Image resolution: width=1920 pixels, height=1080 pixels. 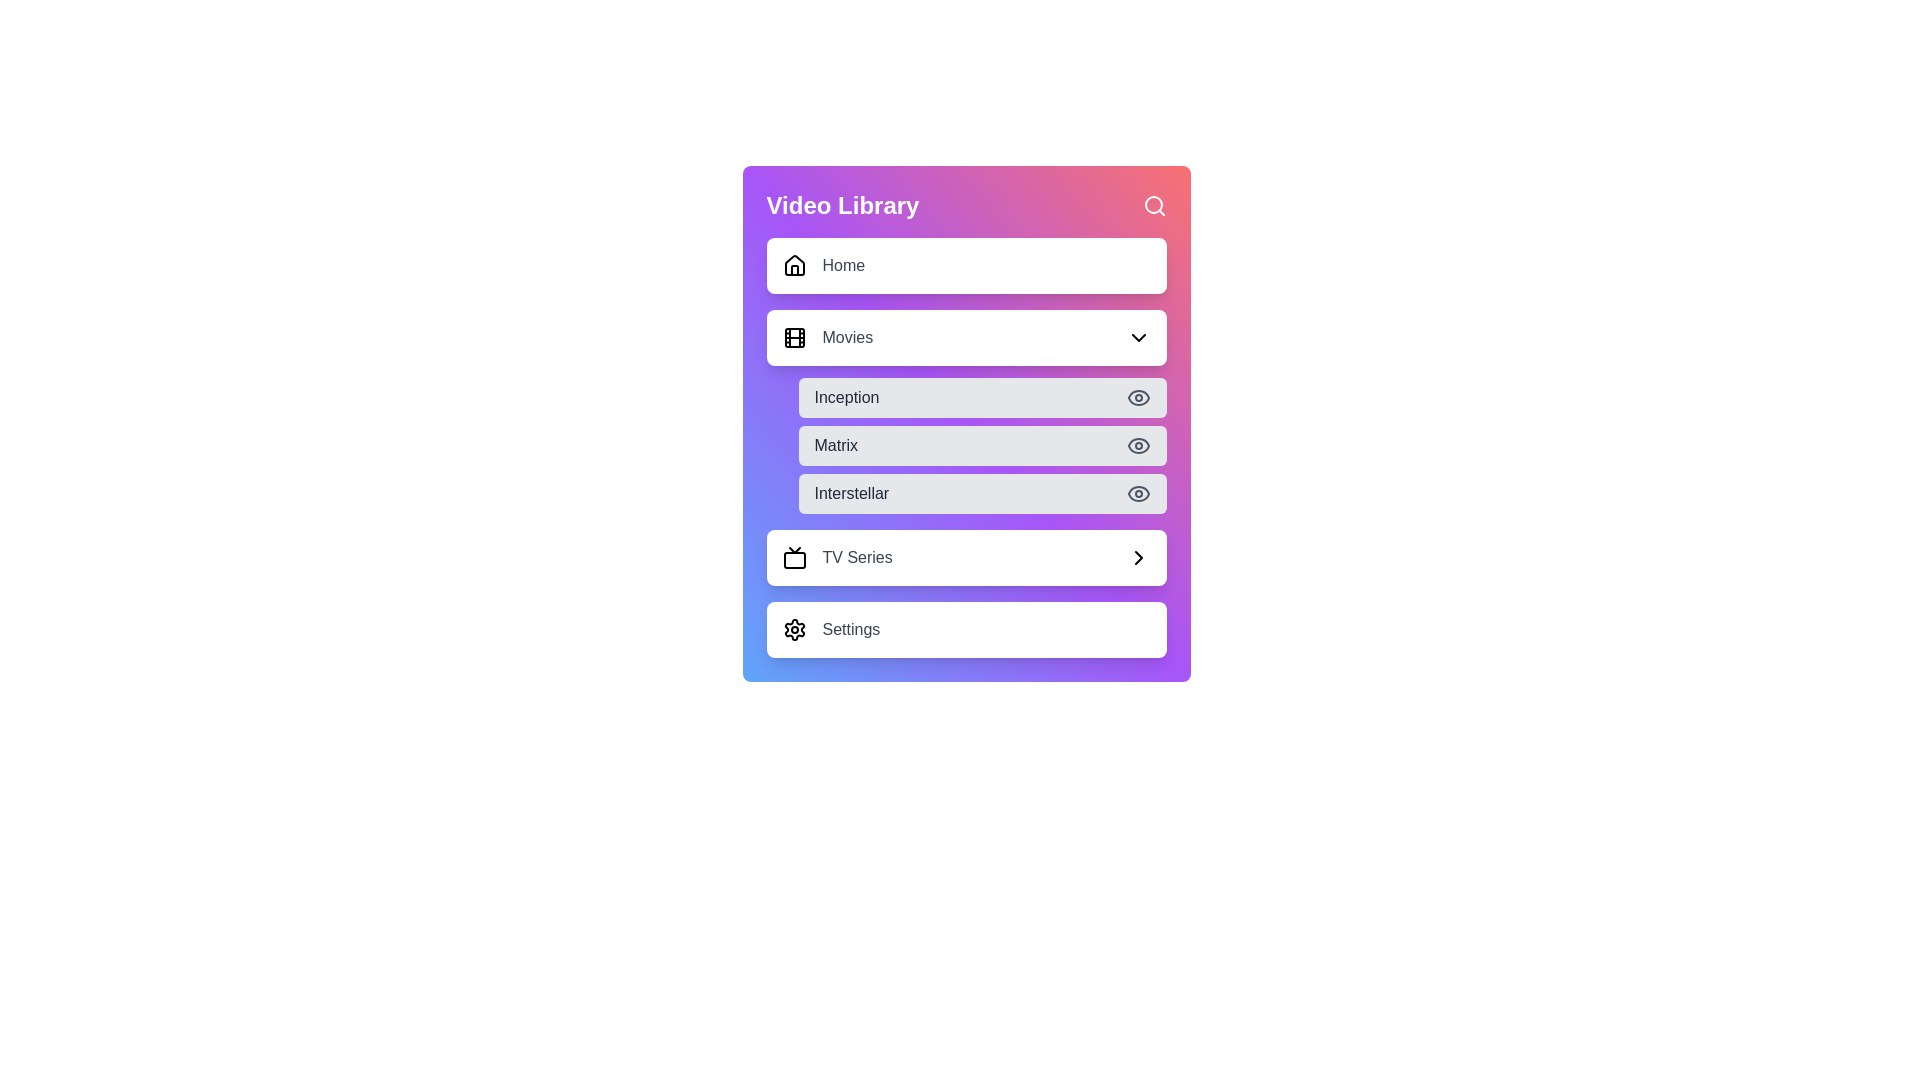 What do you see at coordinates (1153, 204) in the screenshot?
I see `the SVG Circle element representing the search feature, located in the top-right corner of the interface` at bounding box center [1153, 204].